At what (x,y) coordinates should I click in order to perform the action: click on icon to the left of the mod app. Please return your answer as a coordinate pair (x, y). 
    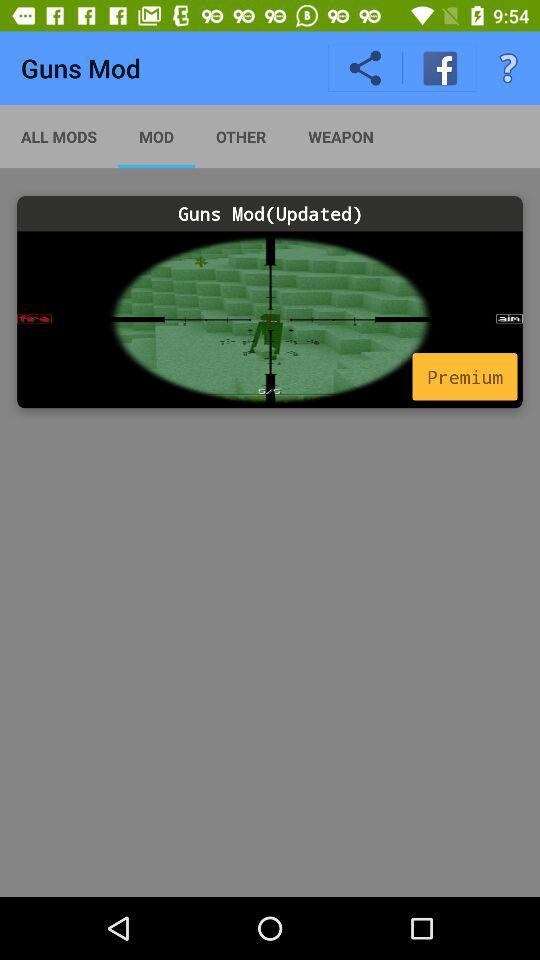
    Looking at the image, I should click on (59, 135).